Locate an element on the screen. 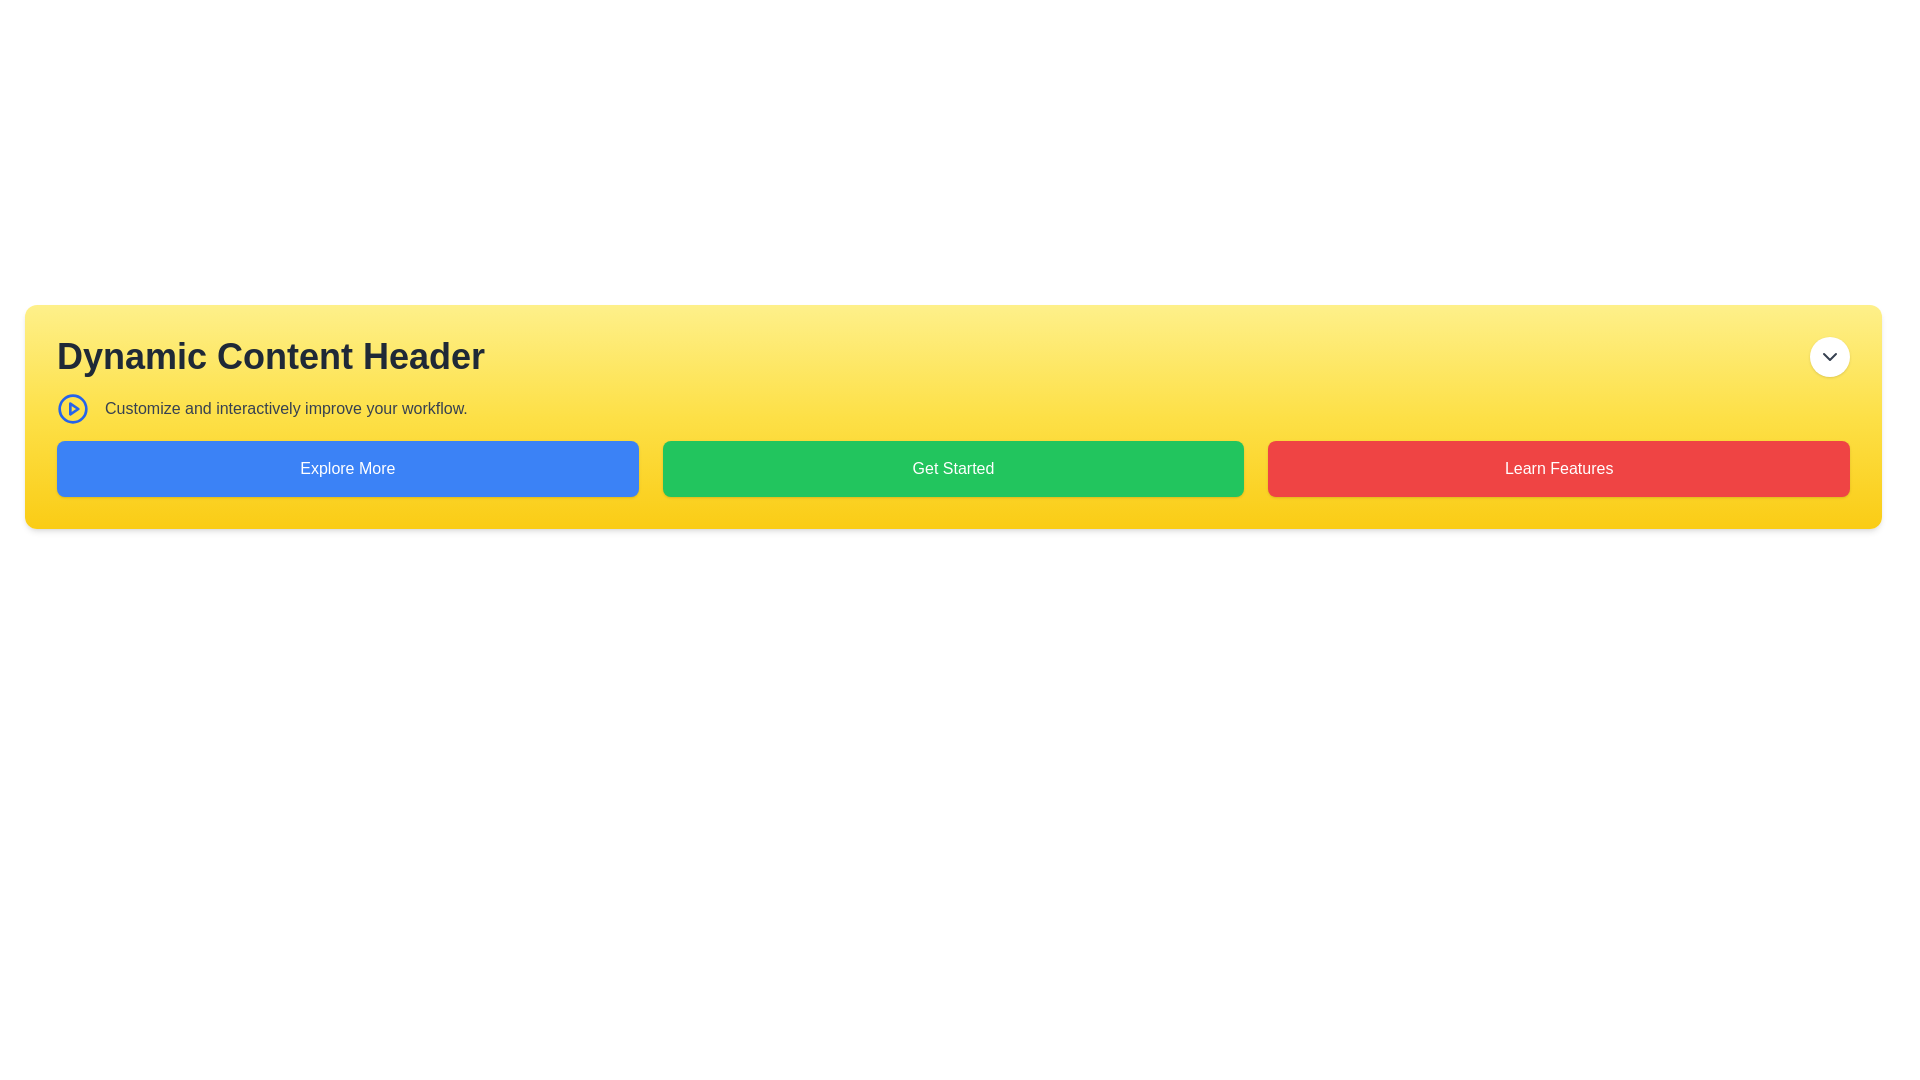  the leftmost button in the row below the 'Dynamic Content Header' is located at coordinates (347, 469).